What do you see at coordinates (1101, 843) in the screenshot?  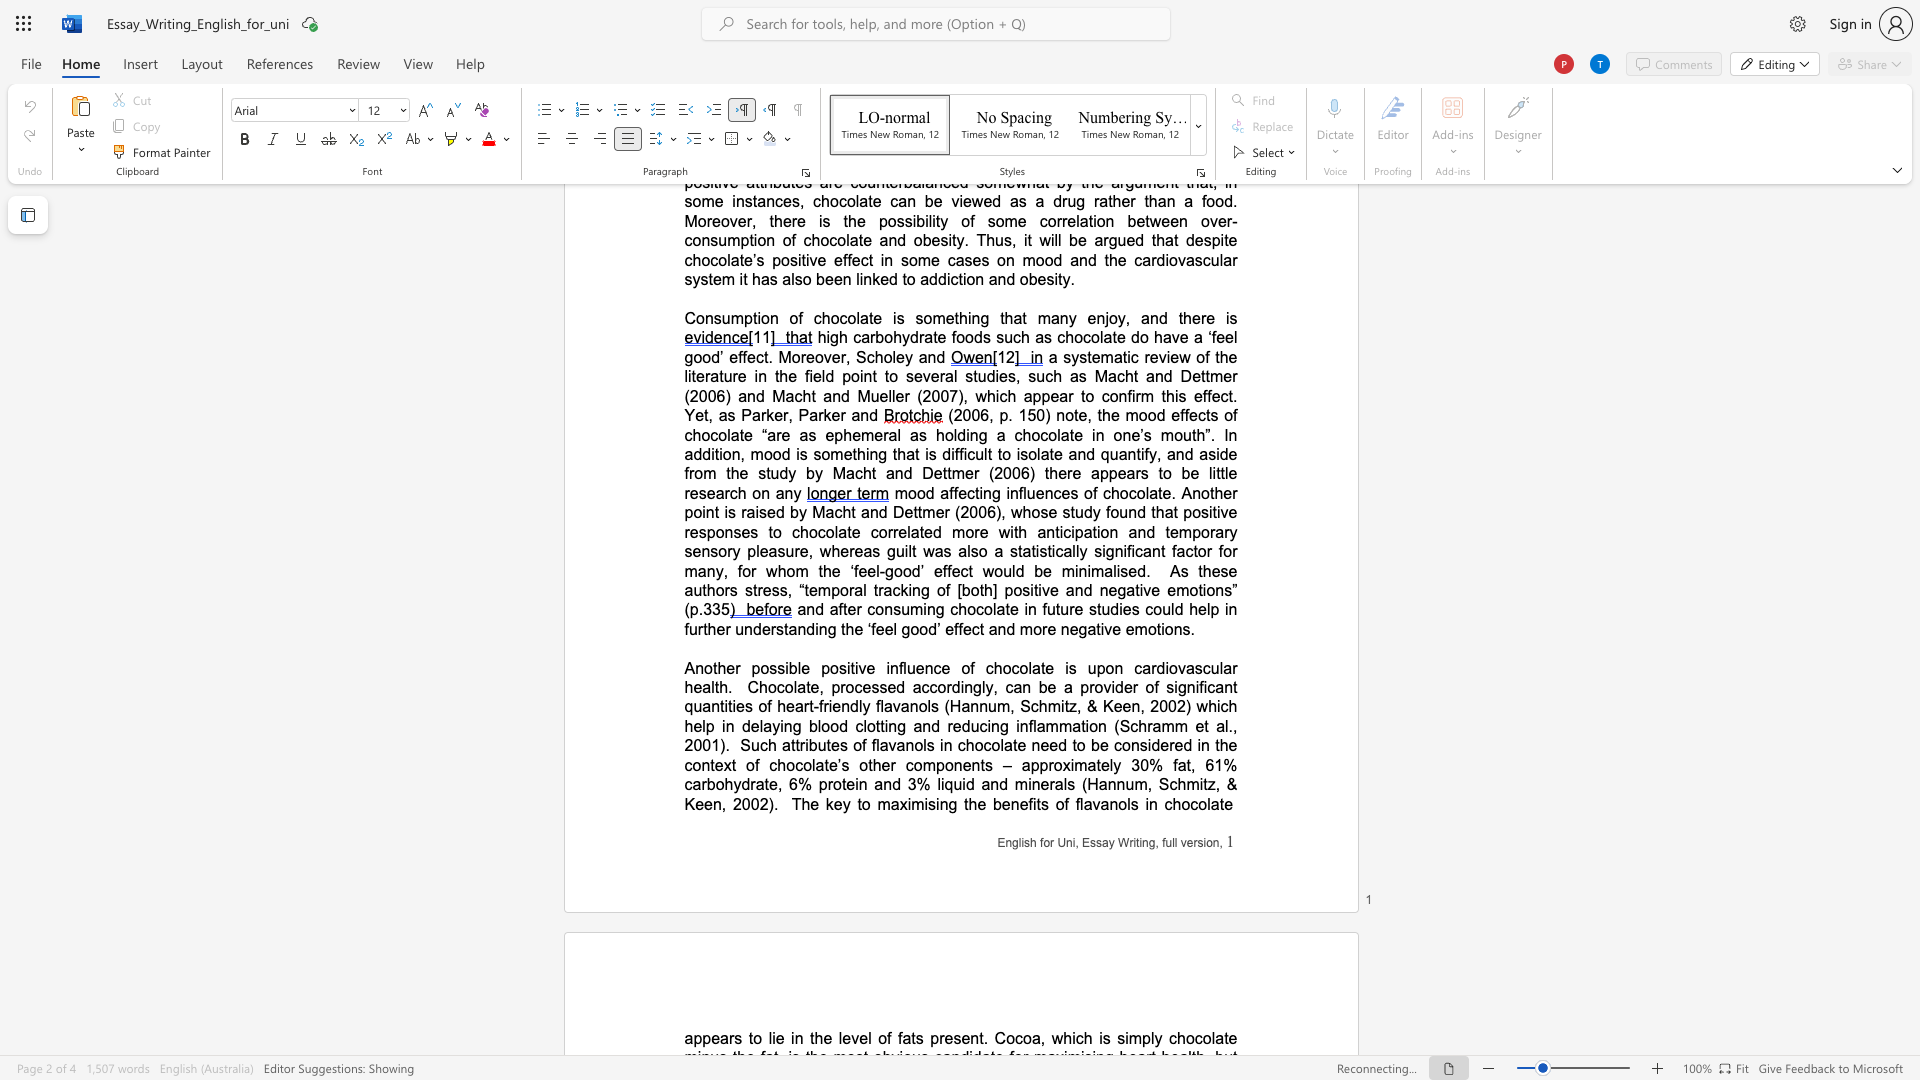 I see `the space between the continuous character "s" and "a" in the text` at bounding box center [1101, 843].